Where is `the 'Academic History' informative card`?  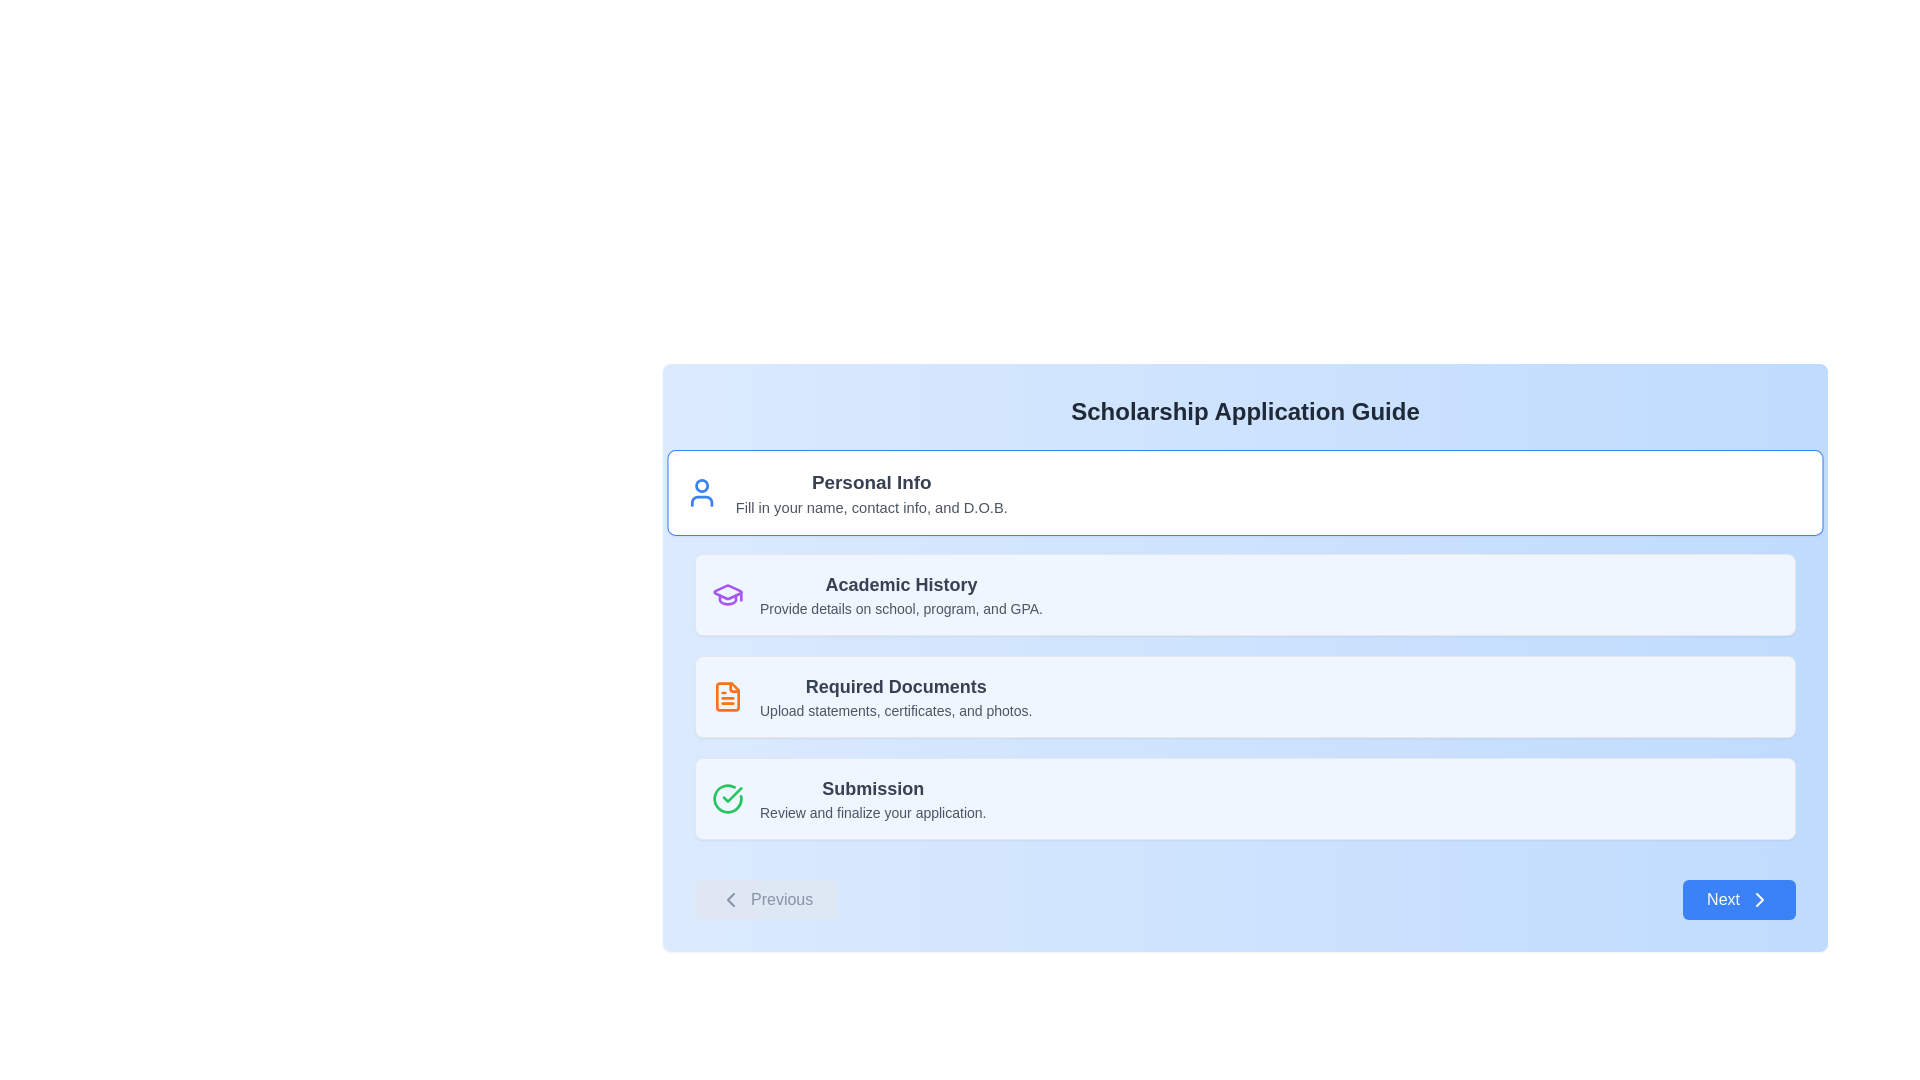 the 'Academic History' informative card is located at coordinates (1244, 593).